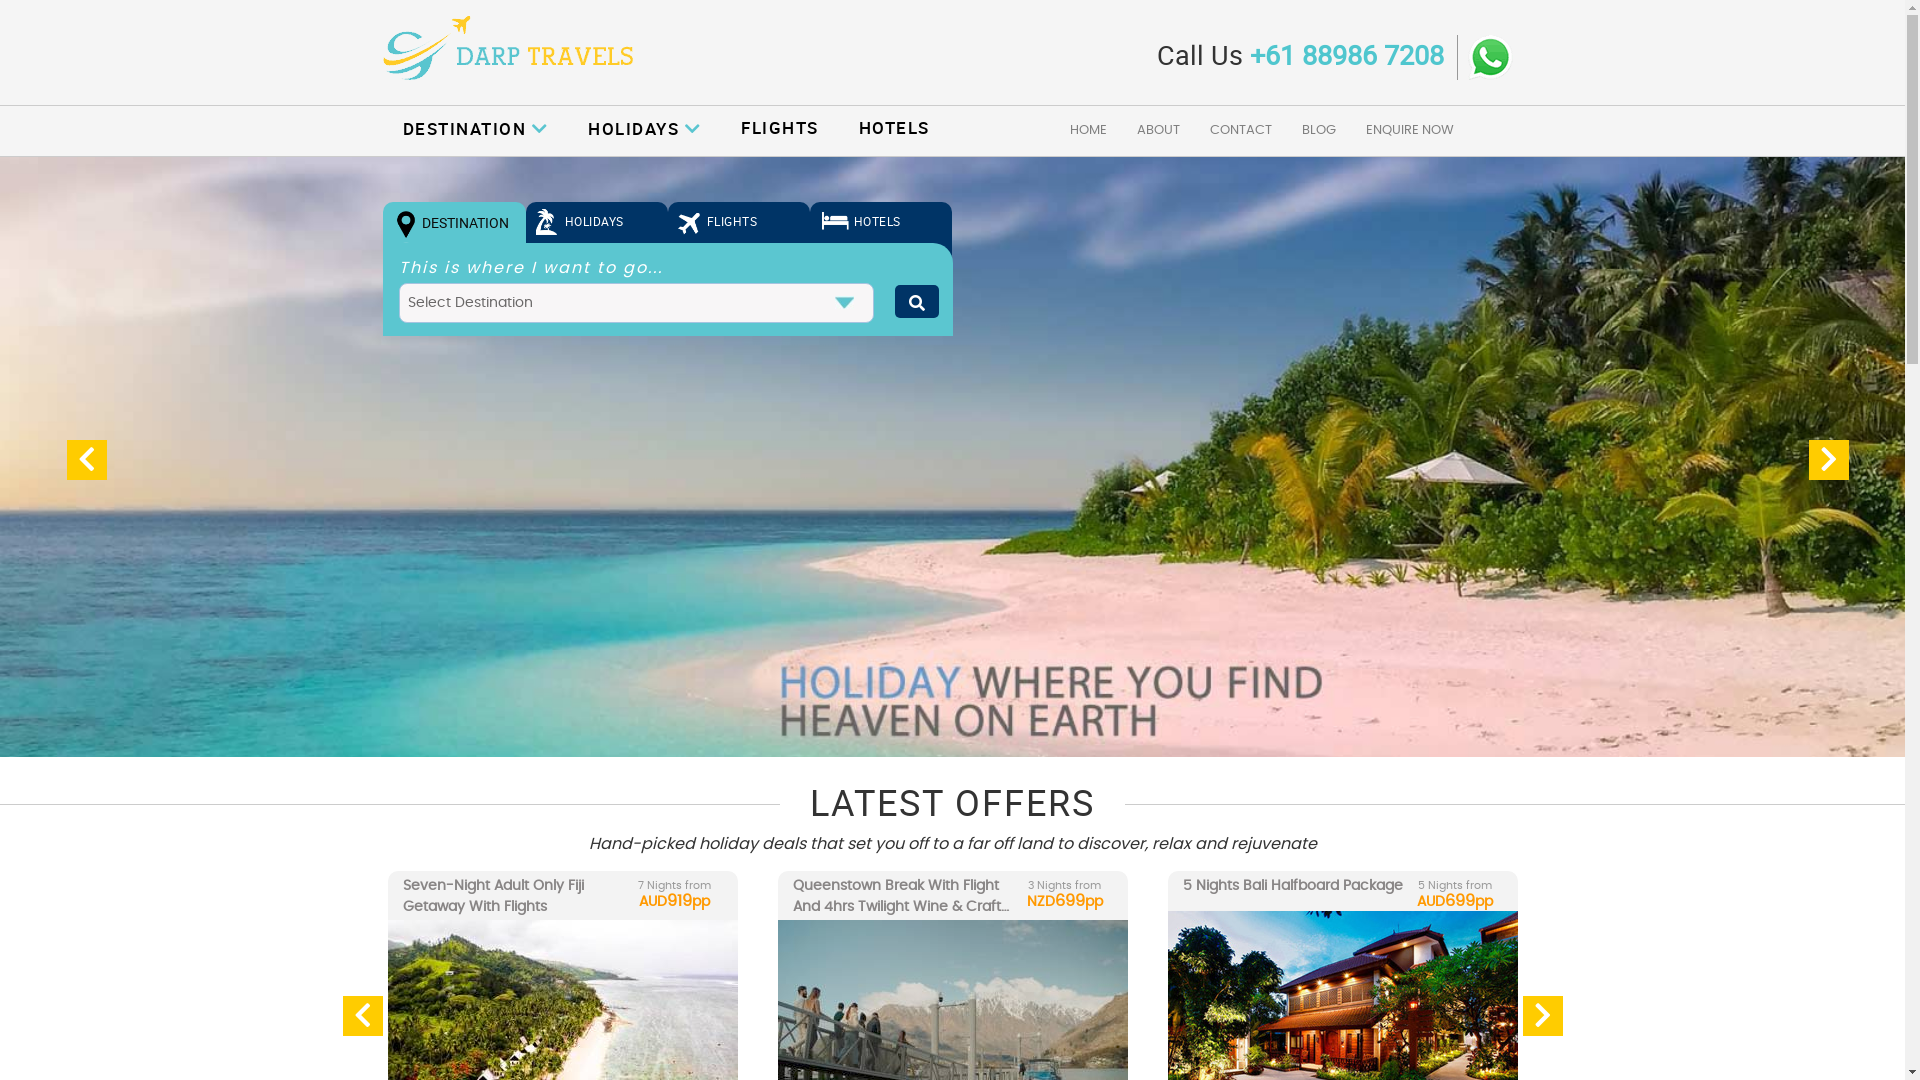 The width and height of the screenshot is (1920, 1080). I want to click on 'HOLIDAYS', so click(644, 128).